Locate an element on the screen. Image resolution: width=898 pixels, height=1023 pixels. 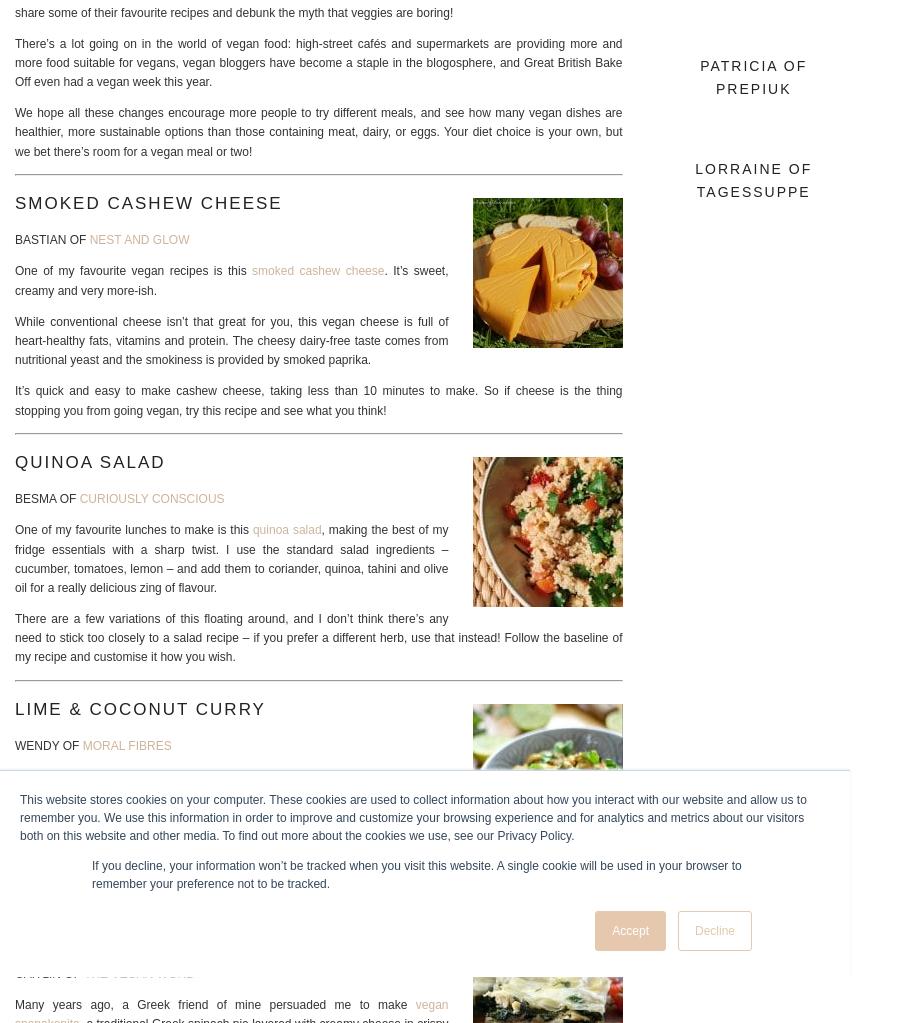
'One of my favourite lunches to make is this' is located at coordinates (132, 529).